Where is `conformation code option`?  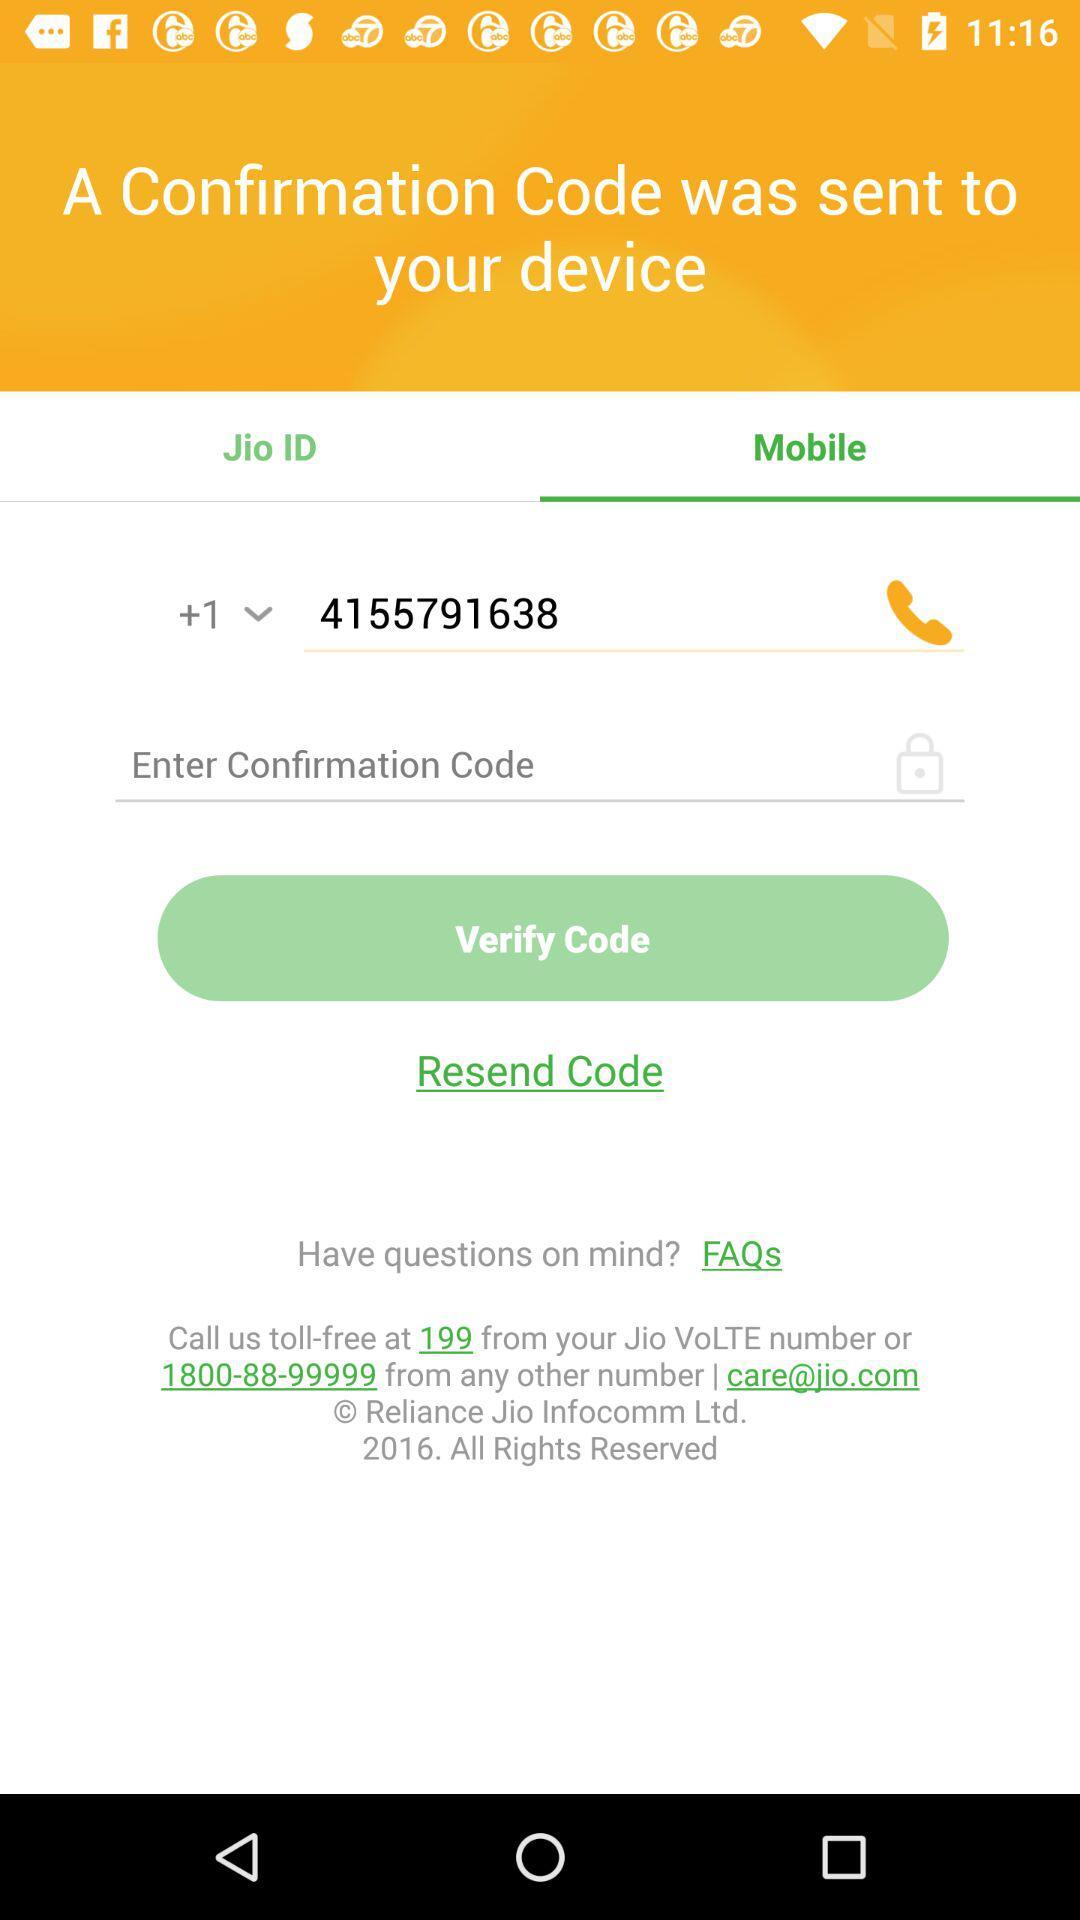
conformation code option is located at coordinates (540, 762).